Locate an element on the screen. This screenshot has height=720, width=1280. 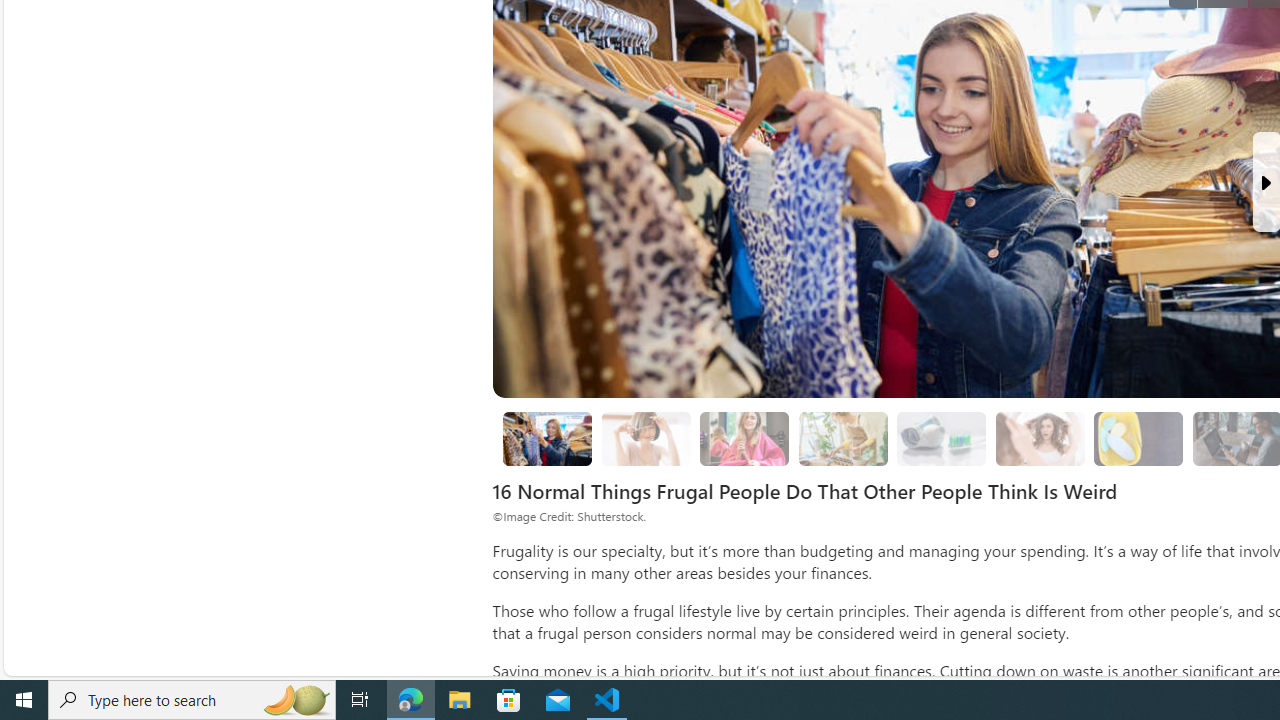
'4. Cutting the Bottom off the Toothpaste Tube' is located at coordinates (941, 437).